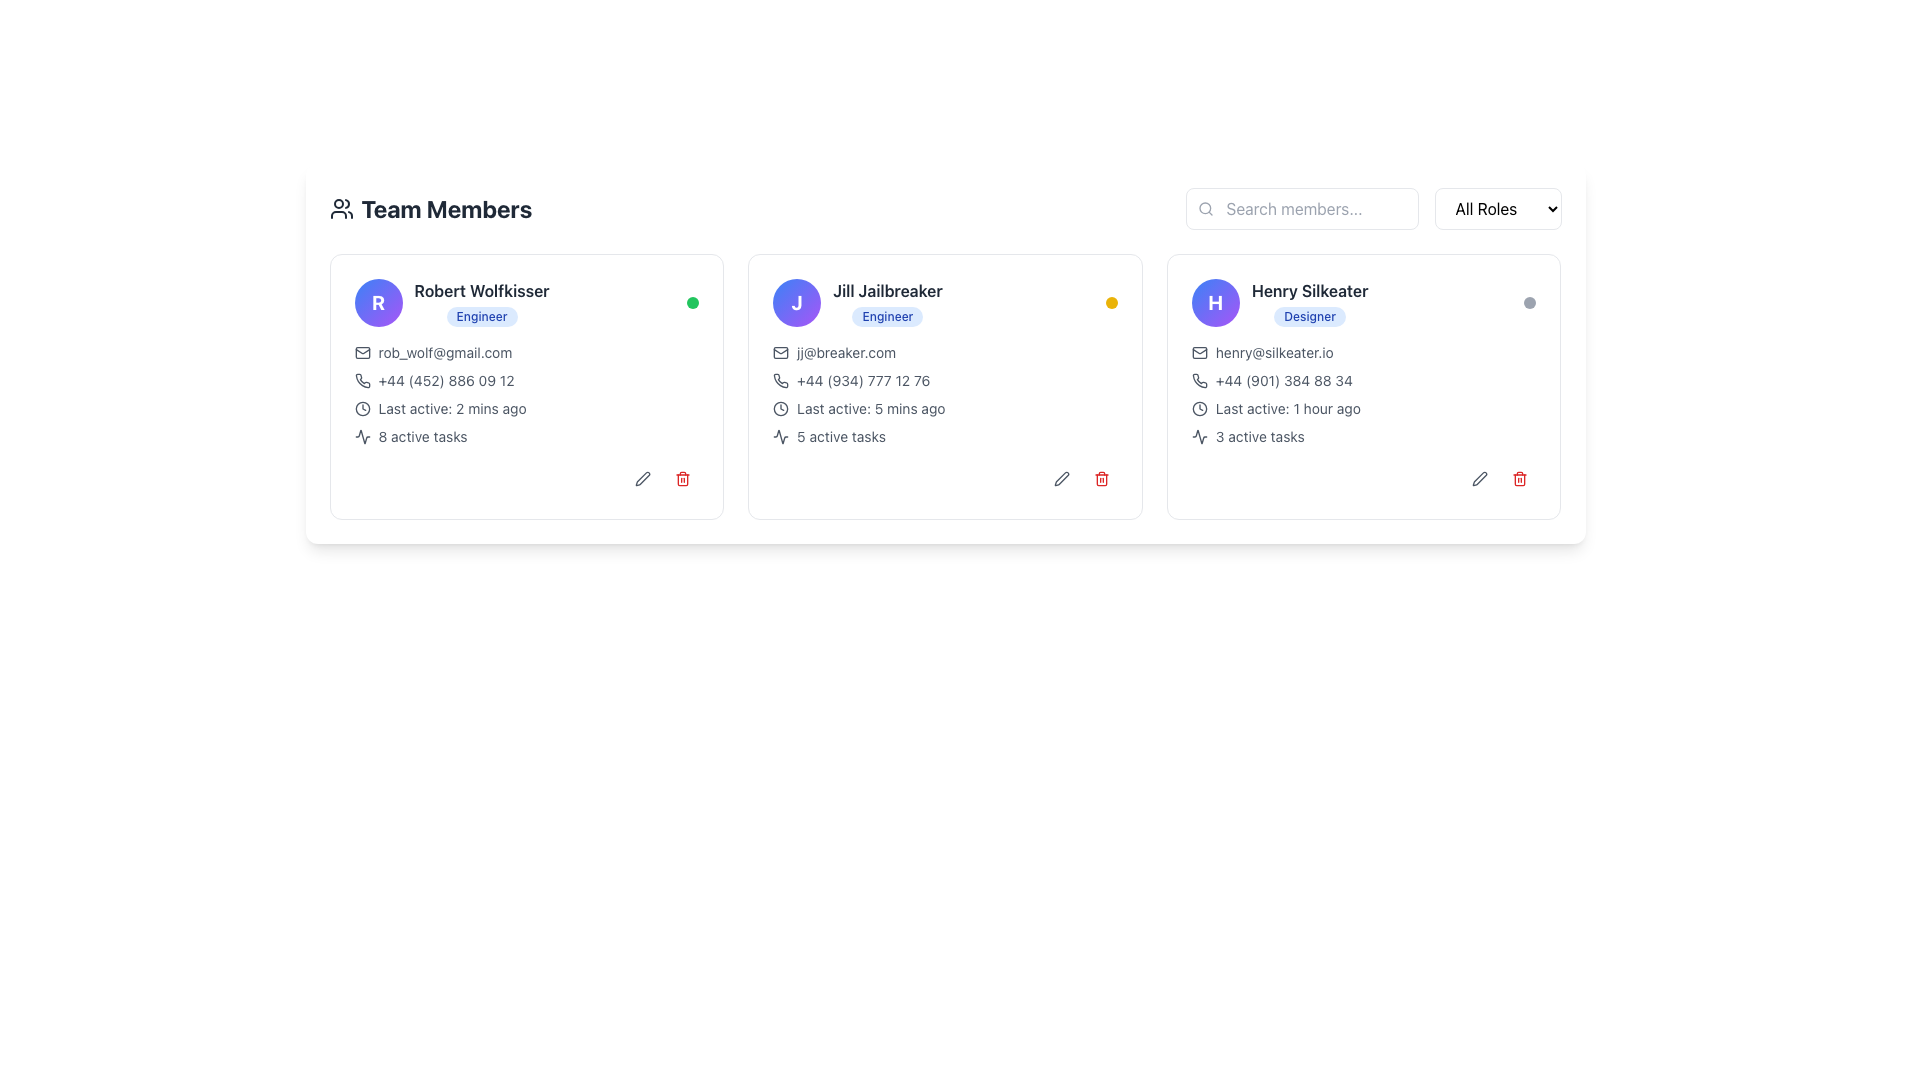  Describe the element at coordinates (1363, 303) in the screenshot. I see `the Profile Header Section displaying the user's avatar, name 'Henry Silkeater', and role 'Designer', located in the top-right card among three horizontally aligned cards` at that location.